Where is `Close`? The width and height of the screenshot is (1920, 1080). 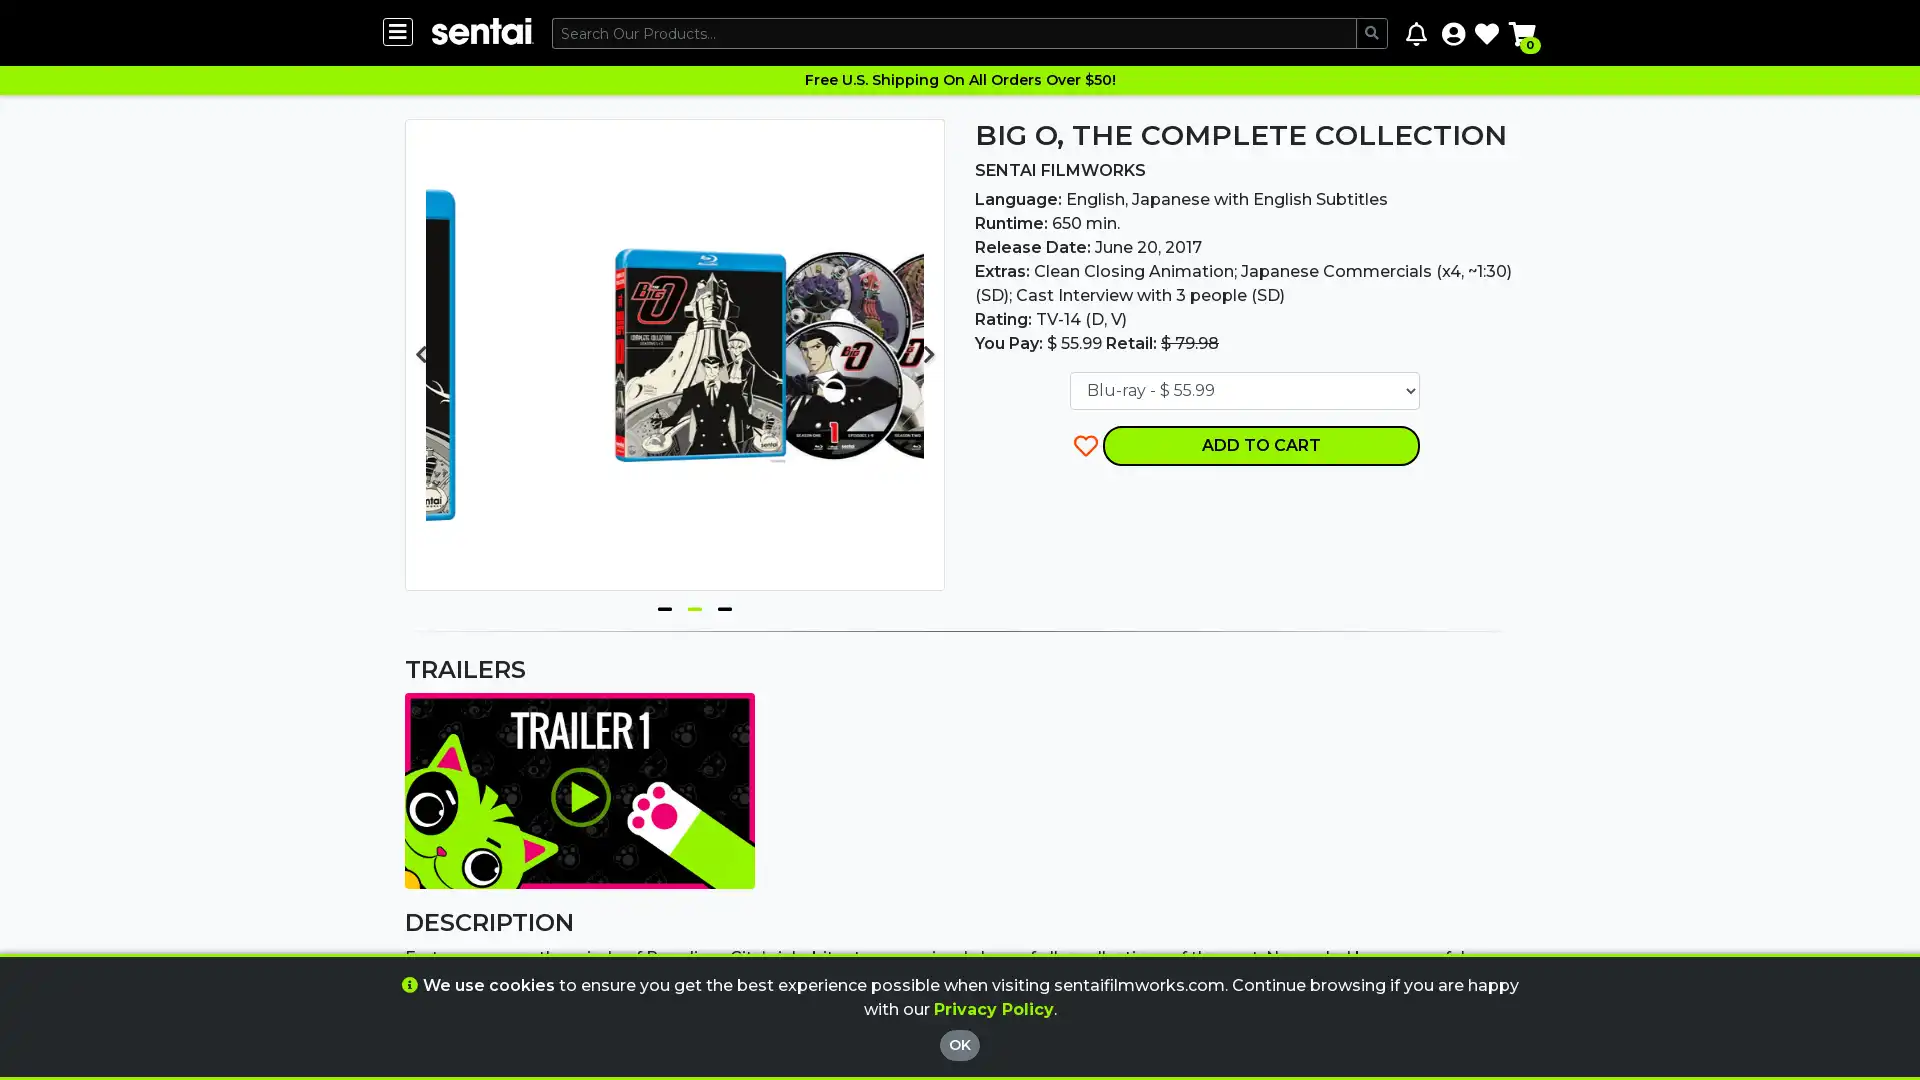 Close is located at coordinates (1064, 974).